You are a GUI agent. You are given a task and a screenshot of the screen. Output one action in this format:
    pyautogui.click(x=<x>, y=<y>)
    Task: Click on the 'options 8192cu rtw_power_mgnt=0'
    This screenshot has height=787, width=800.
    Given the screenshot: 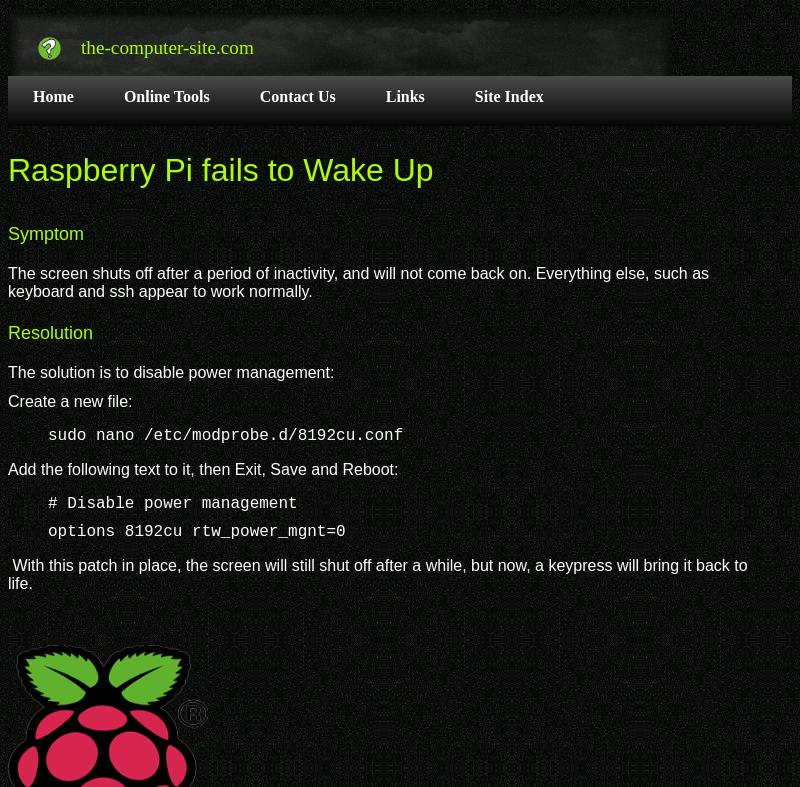 What is the action you would take?
    pyautogui.click(x=195, y=531)
    